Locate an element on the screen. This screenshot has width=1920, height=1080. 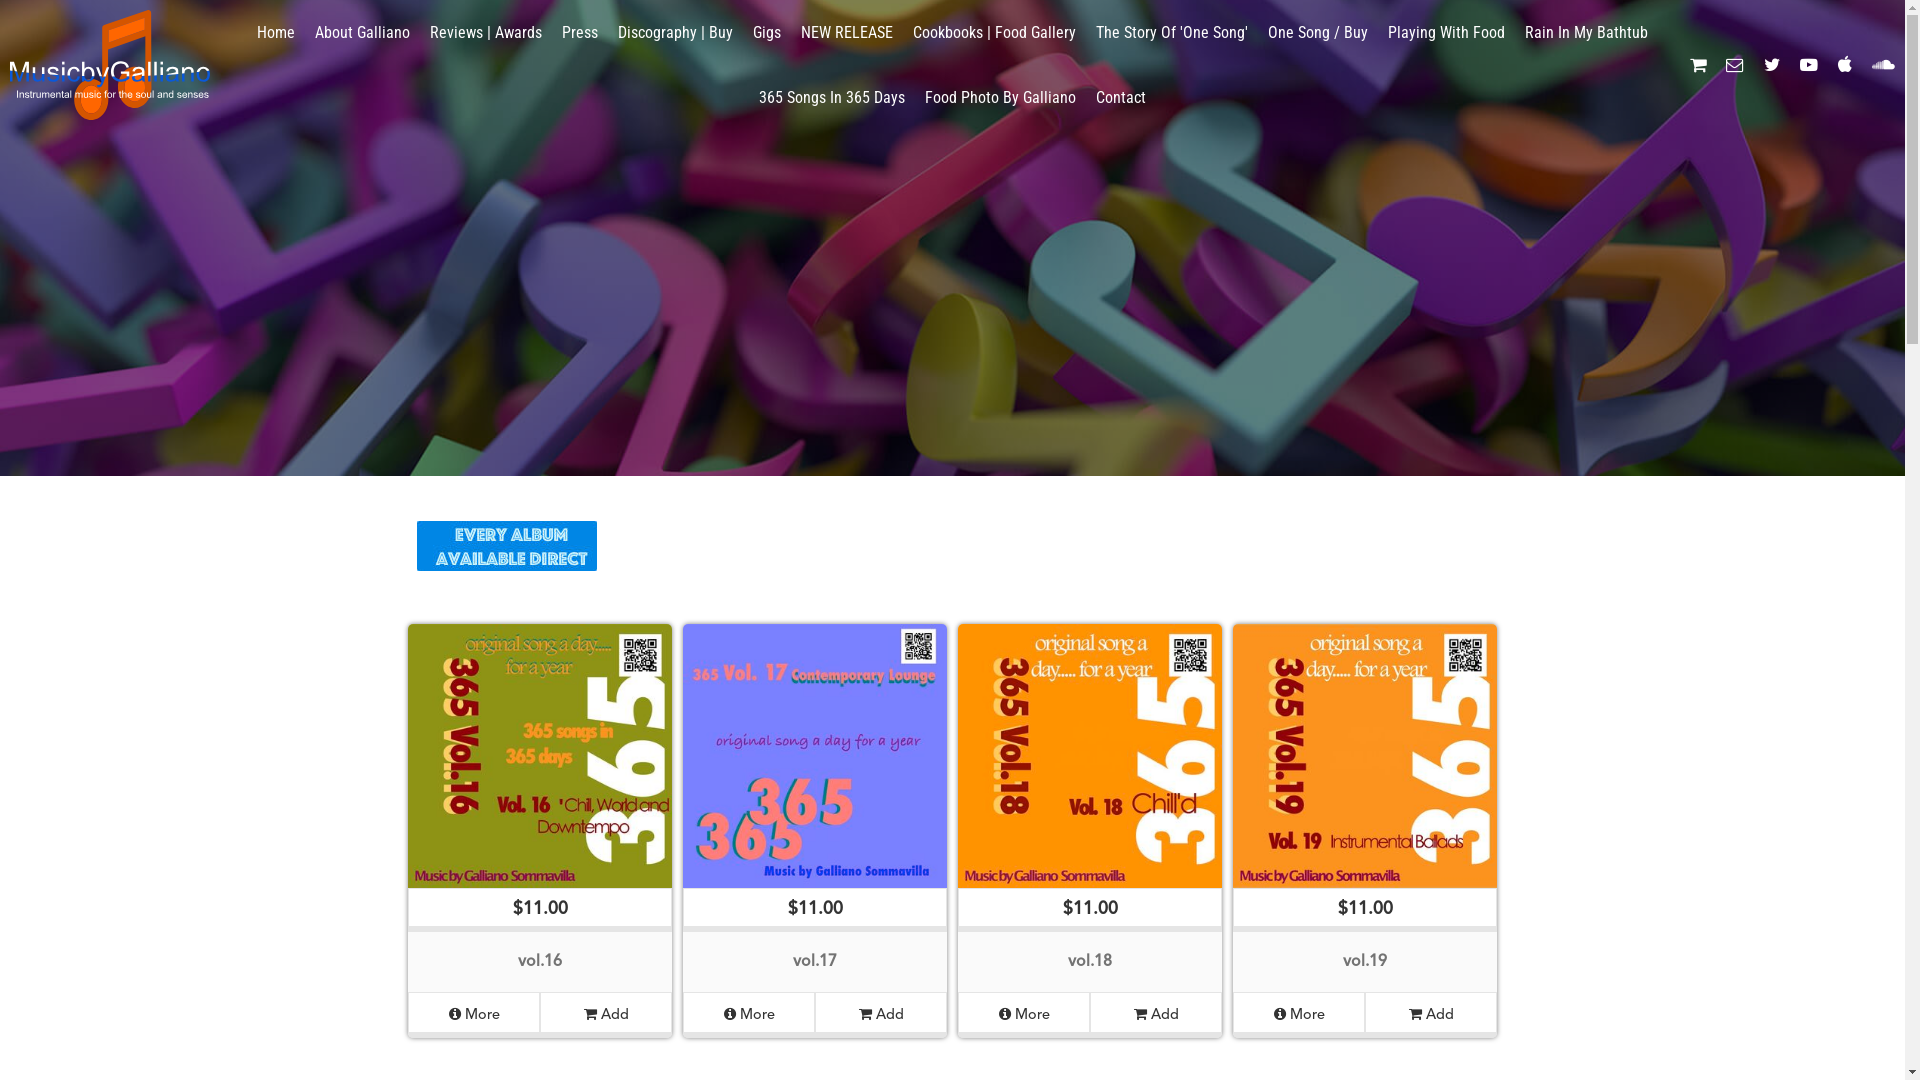
'Reviews | Awards' is located at coordinates (485, 31).